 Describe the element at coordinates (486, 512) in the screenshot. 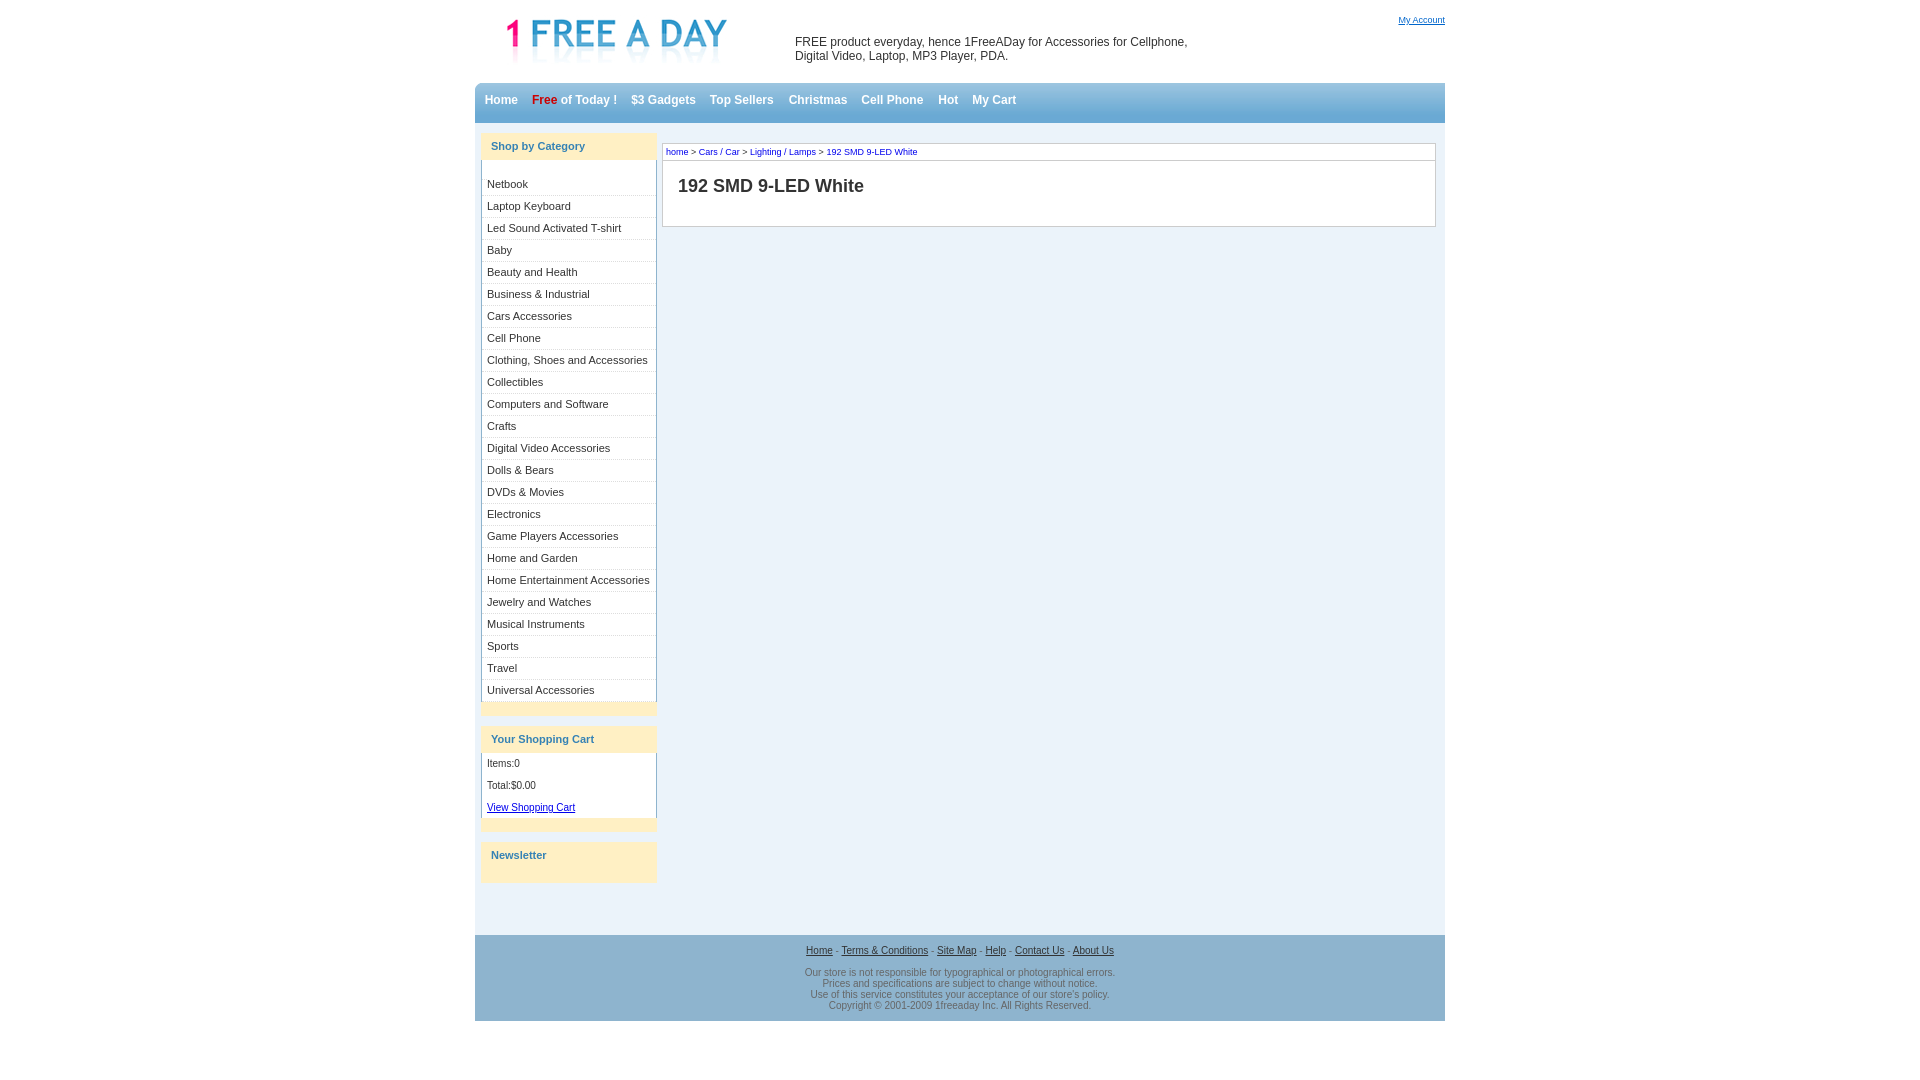

I see `'Electronics'` at that location.